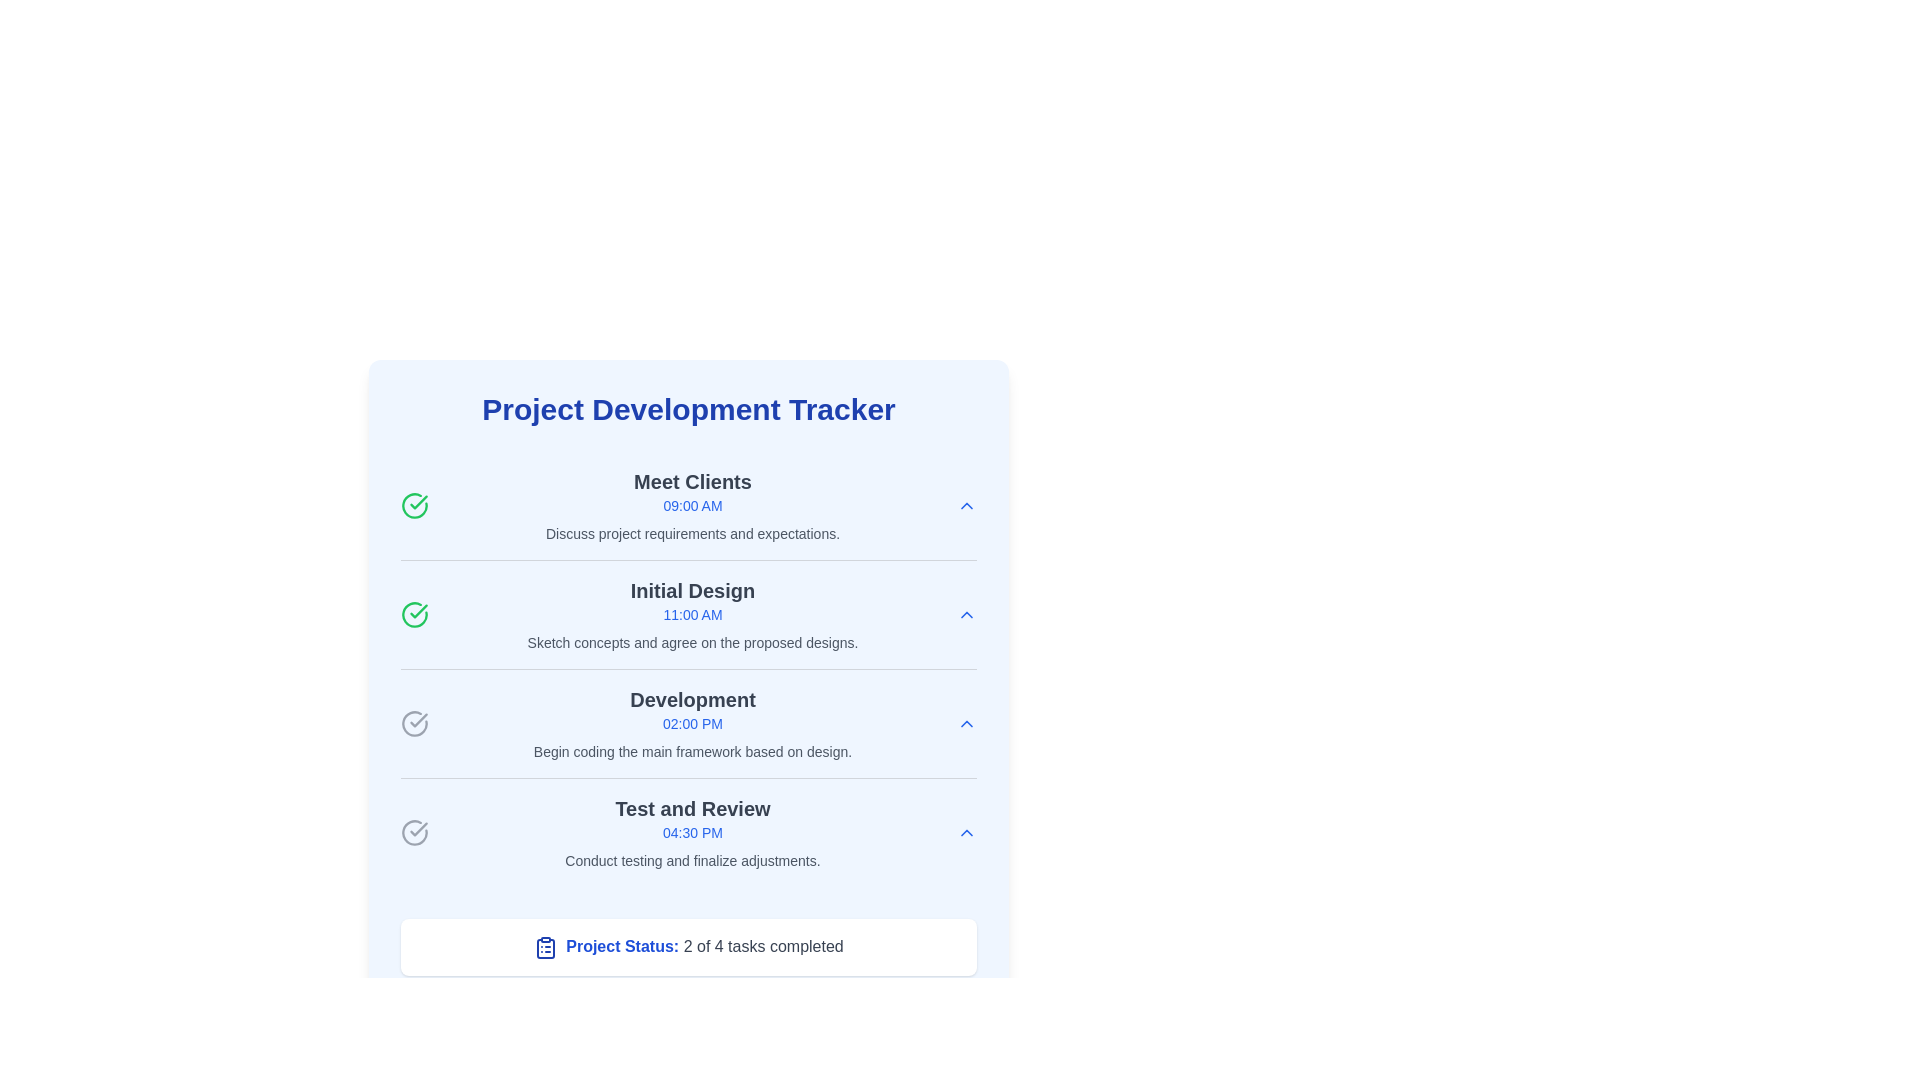 This screenshot has width=1920, height=1080. I want to click on details of the Task item element displaying 'Development' with a time label '02:00 PM' and description 'Begin coding the main framework based on design.', so click(692, 724).